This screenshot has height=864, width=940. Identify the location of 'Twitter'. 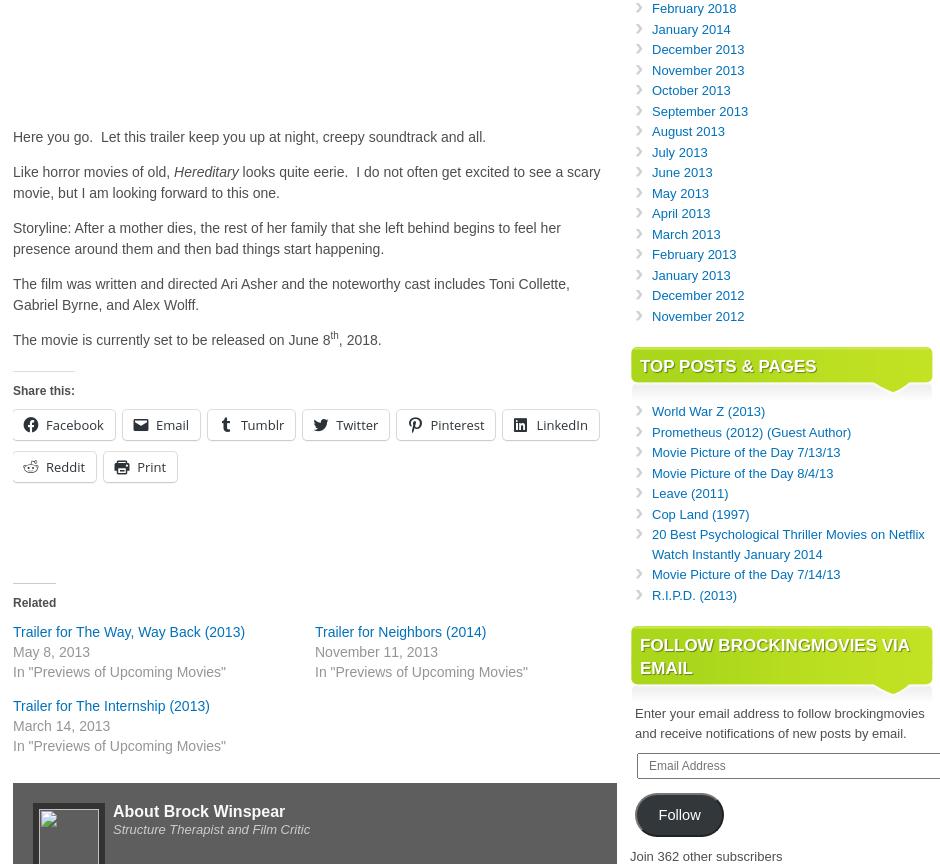
(356, 424).